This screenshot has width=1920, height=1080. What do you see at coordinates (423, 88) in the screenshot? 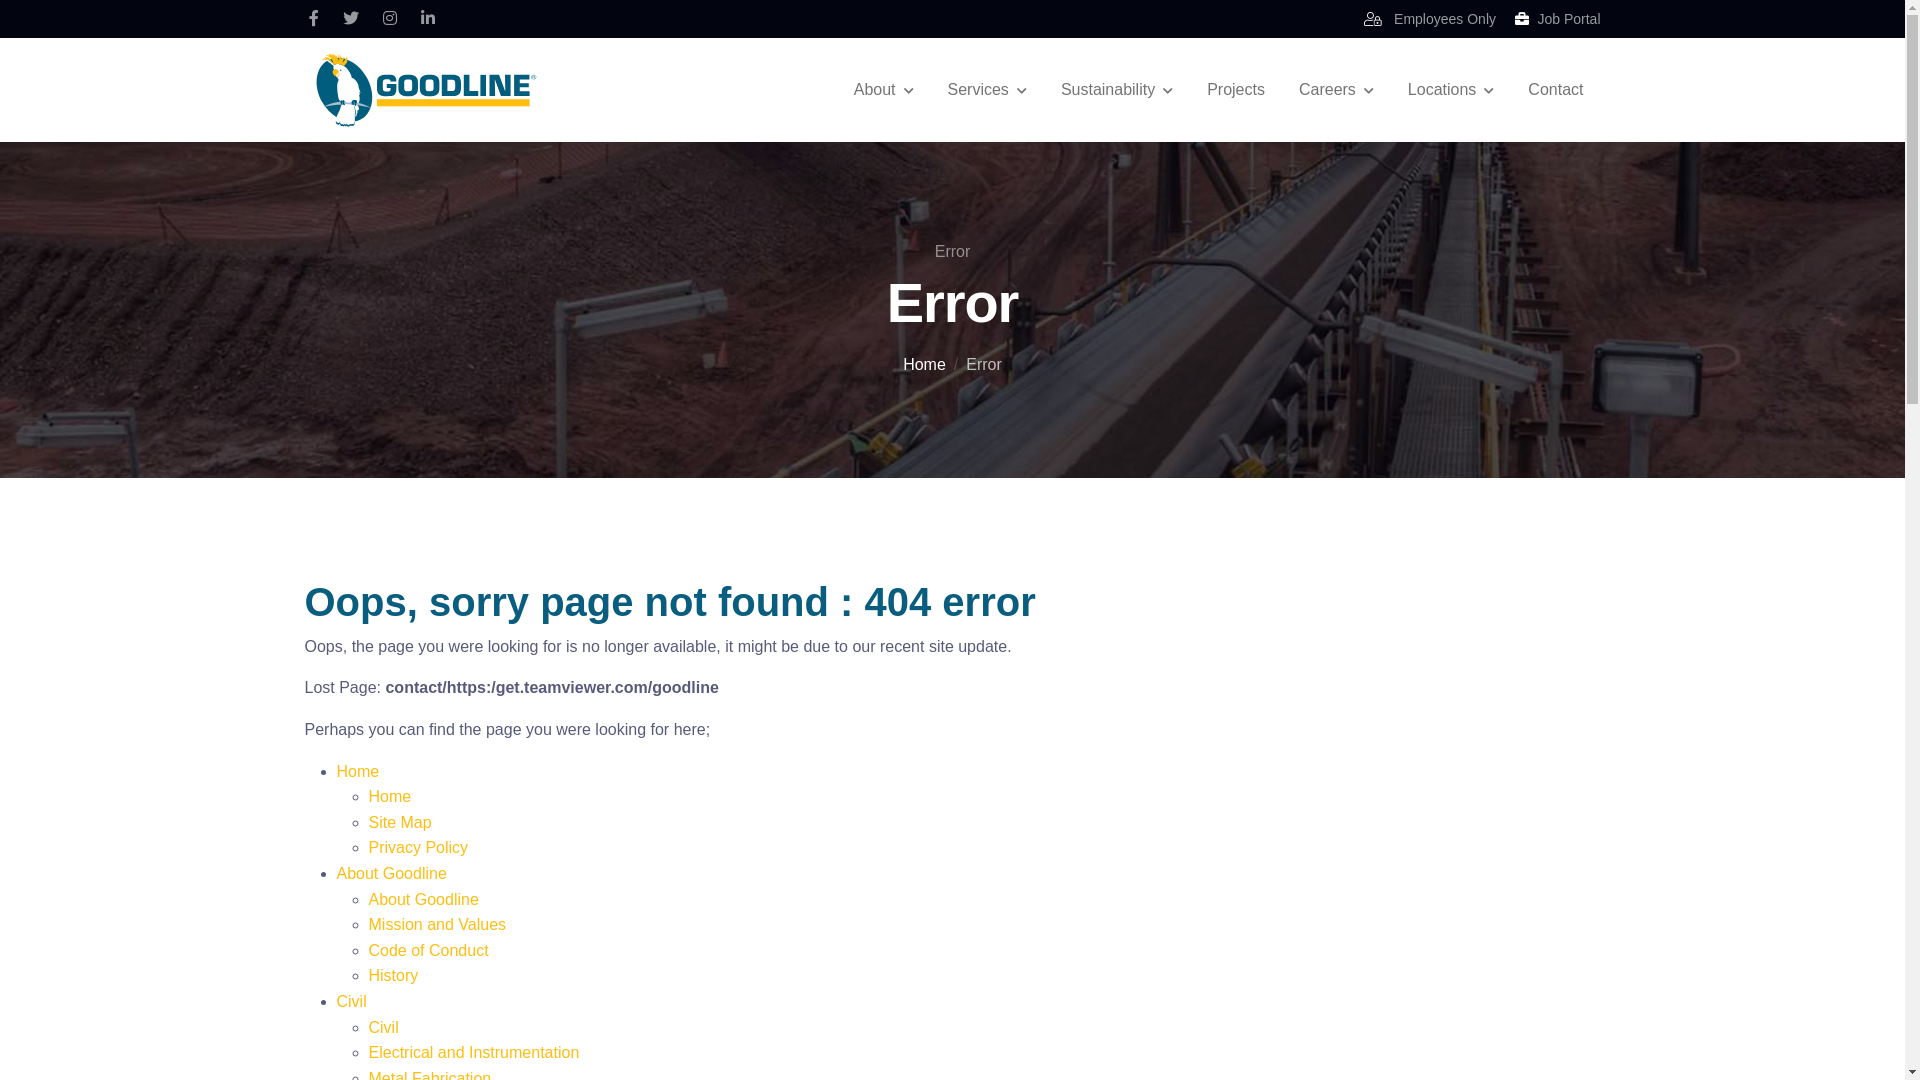
I see `'Goodline'` at bounding box center [423, 88].